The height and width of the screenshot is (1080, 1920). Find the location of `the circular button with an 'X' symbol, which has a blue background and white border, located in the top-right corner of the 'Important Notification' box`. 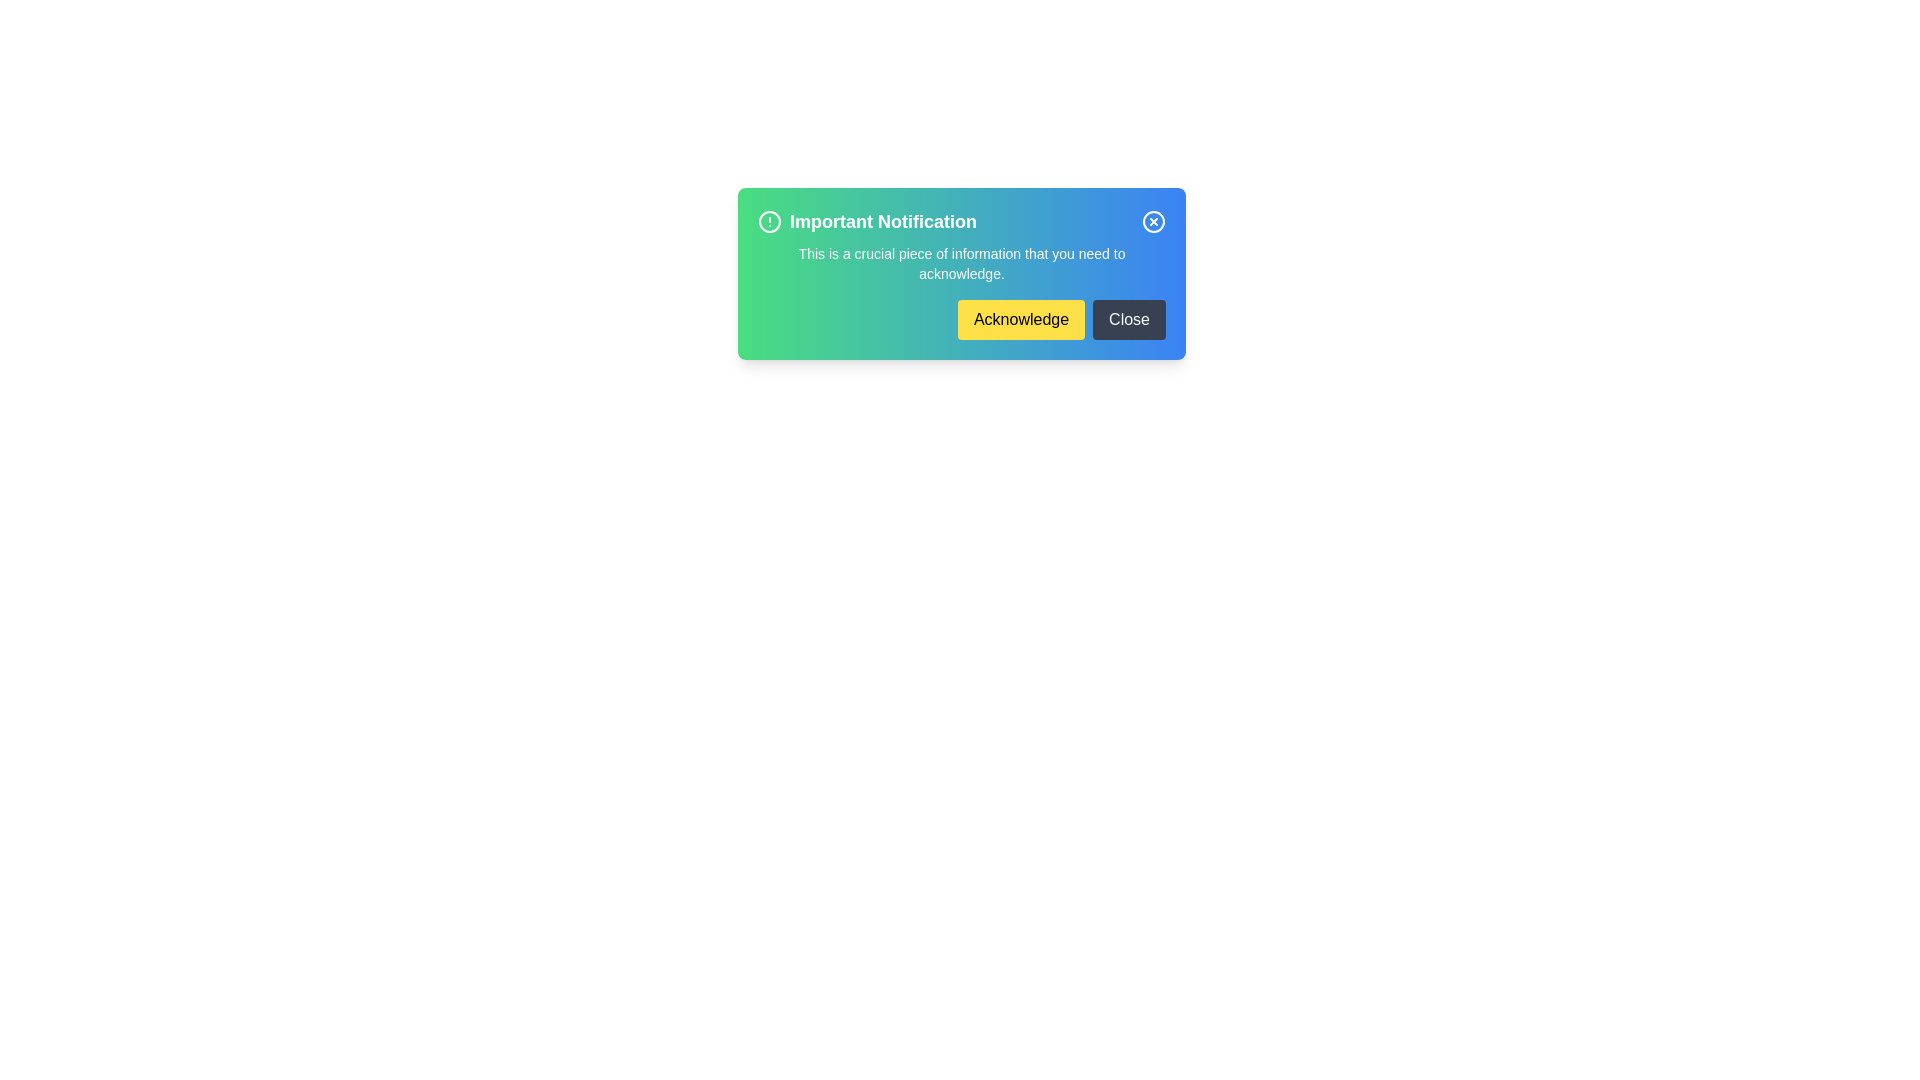

the circular button with an 'X' symbol, which has a blue background and white border, located in the top-right corner of the 'Important Notification' box is located at coordinates (1153, 222).